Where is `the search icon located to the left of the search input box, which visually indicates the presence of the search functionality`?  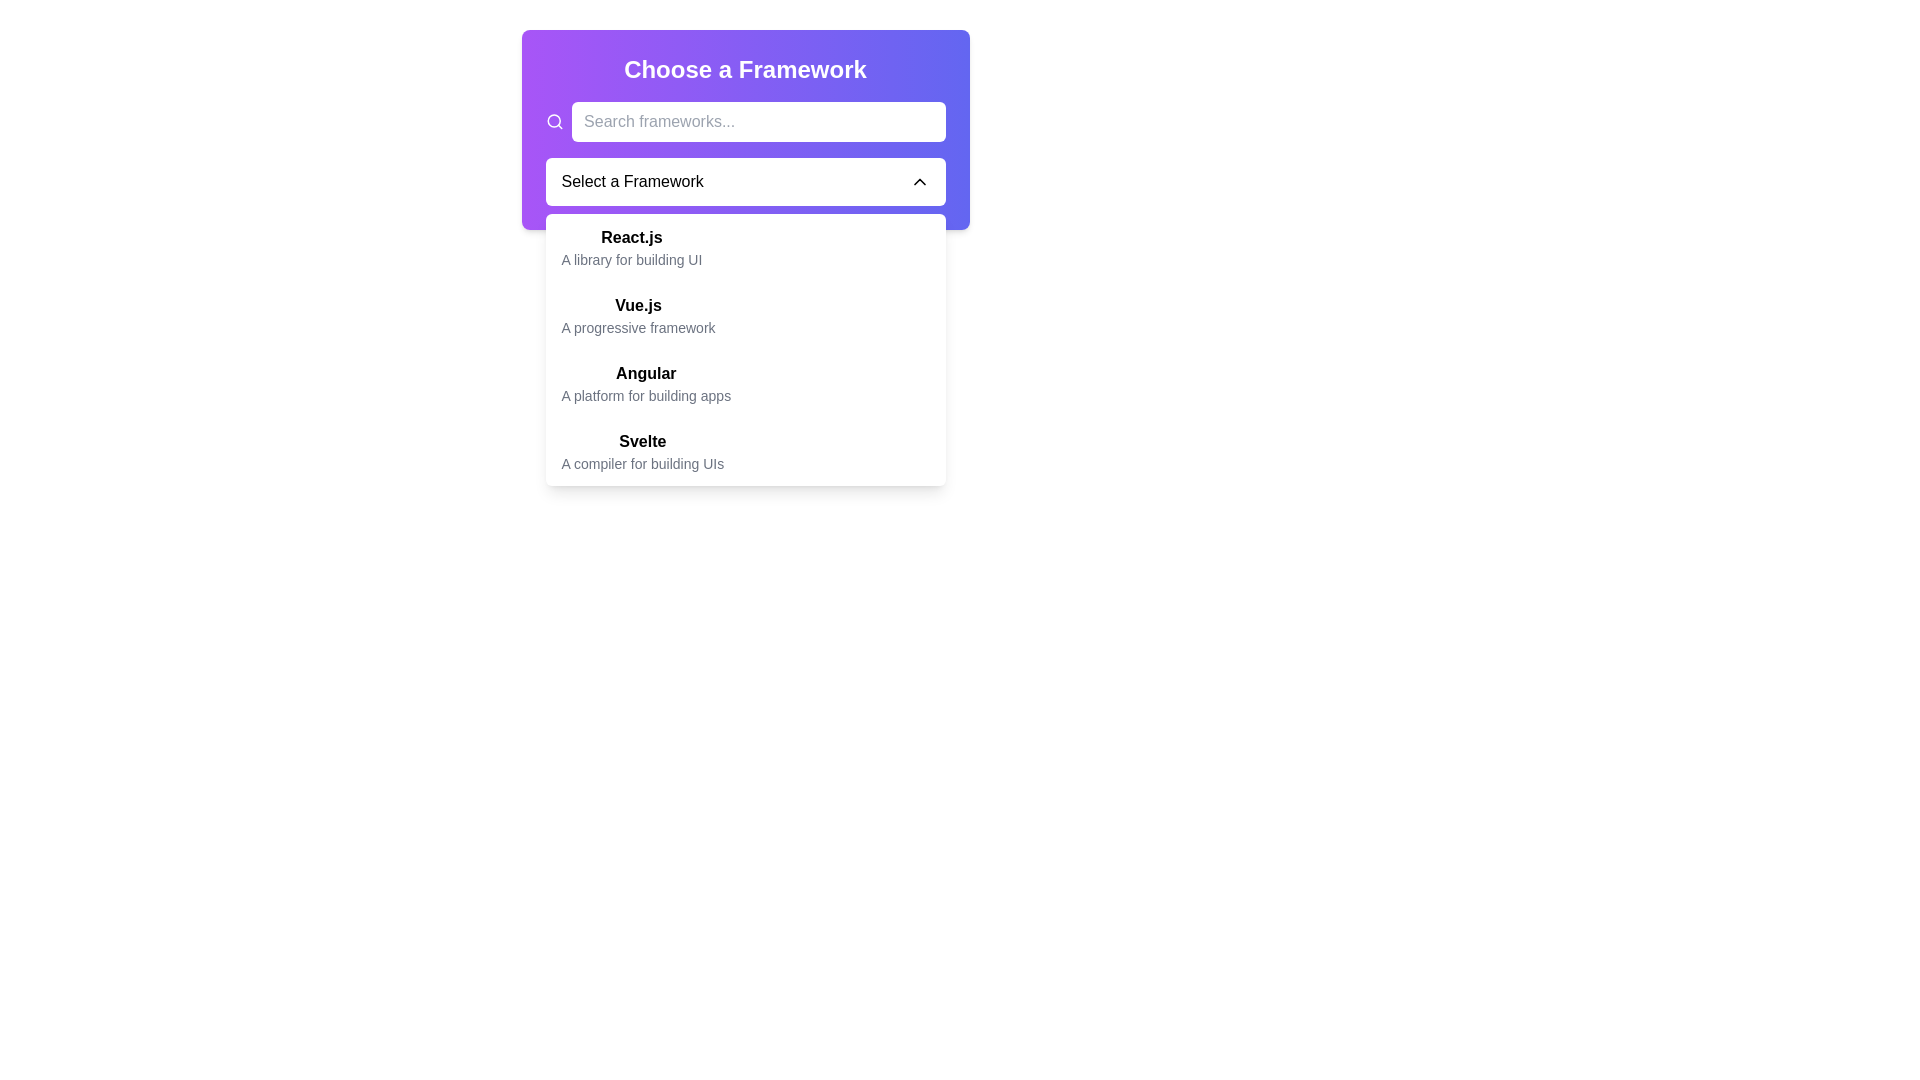 the search icon located to the left of the search input box, which visually indicates the presence of the search functionality is located at coordinates (554, 122).